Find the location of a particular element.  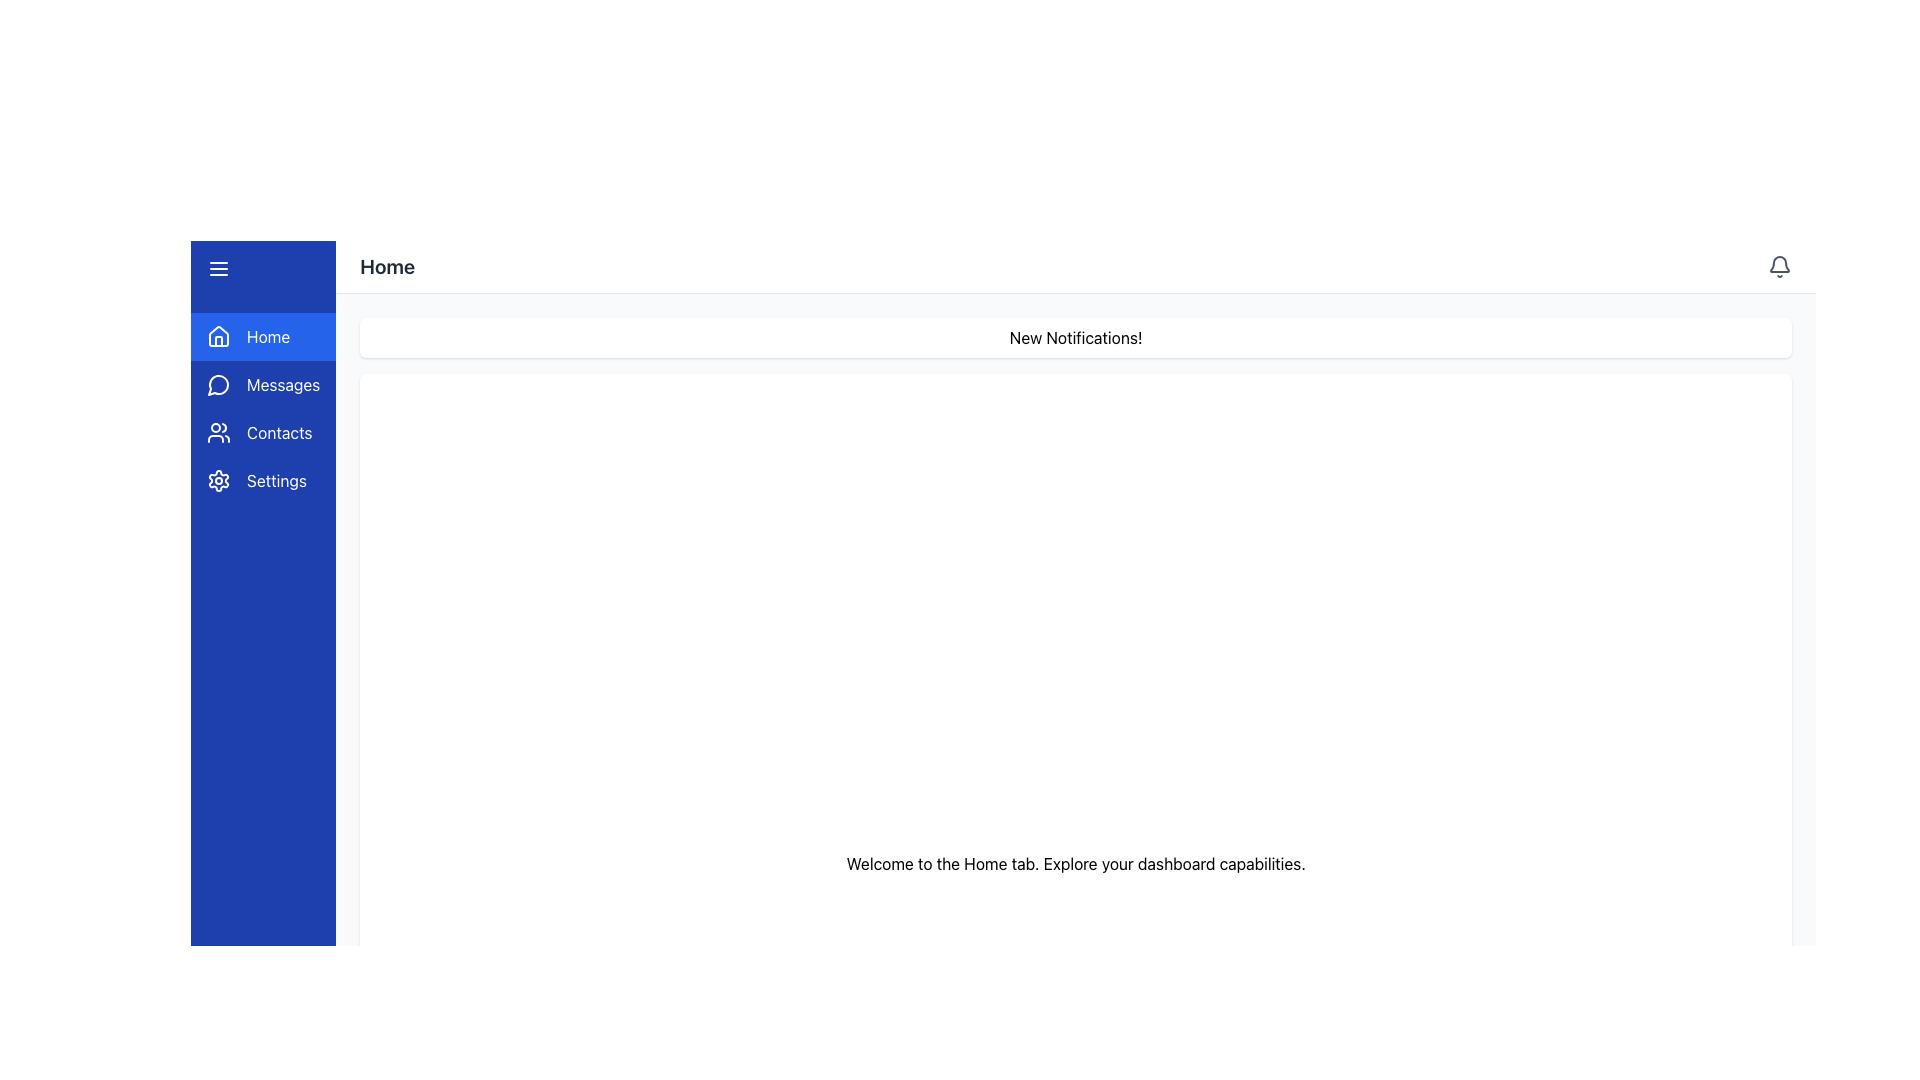

the button located at the bottom of the left sidebar, below 'Home', 'Messages', and 'Contacts' is located at coordinates (262, 481).